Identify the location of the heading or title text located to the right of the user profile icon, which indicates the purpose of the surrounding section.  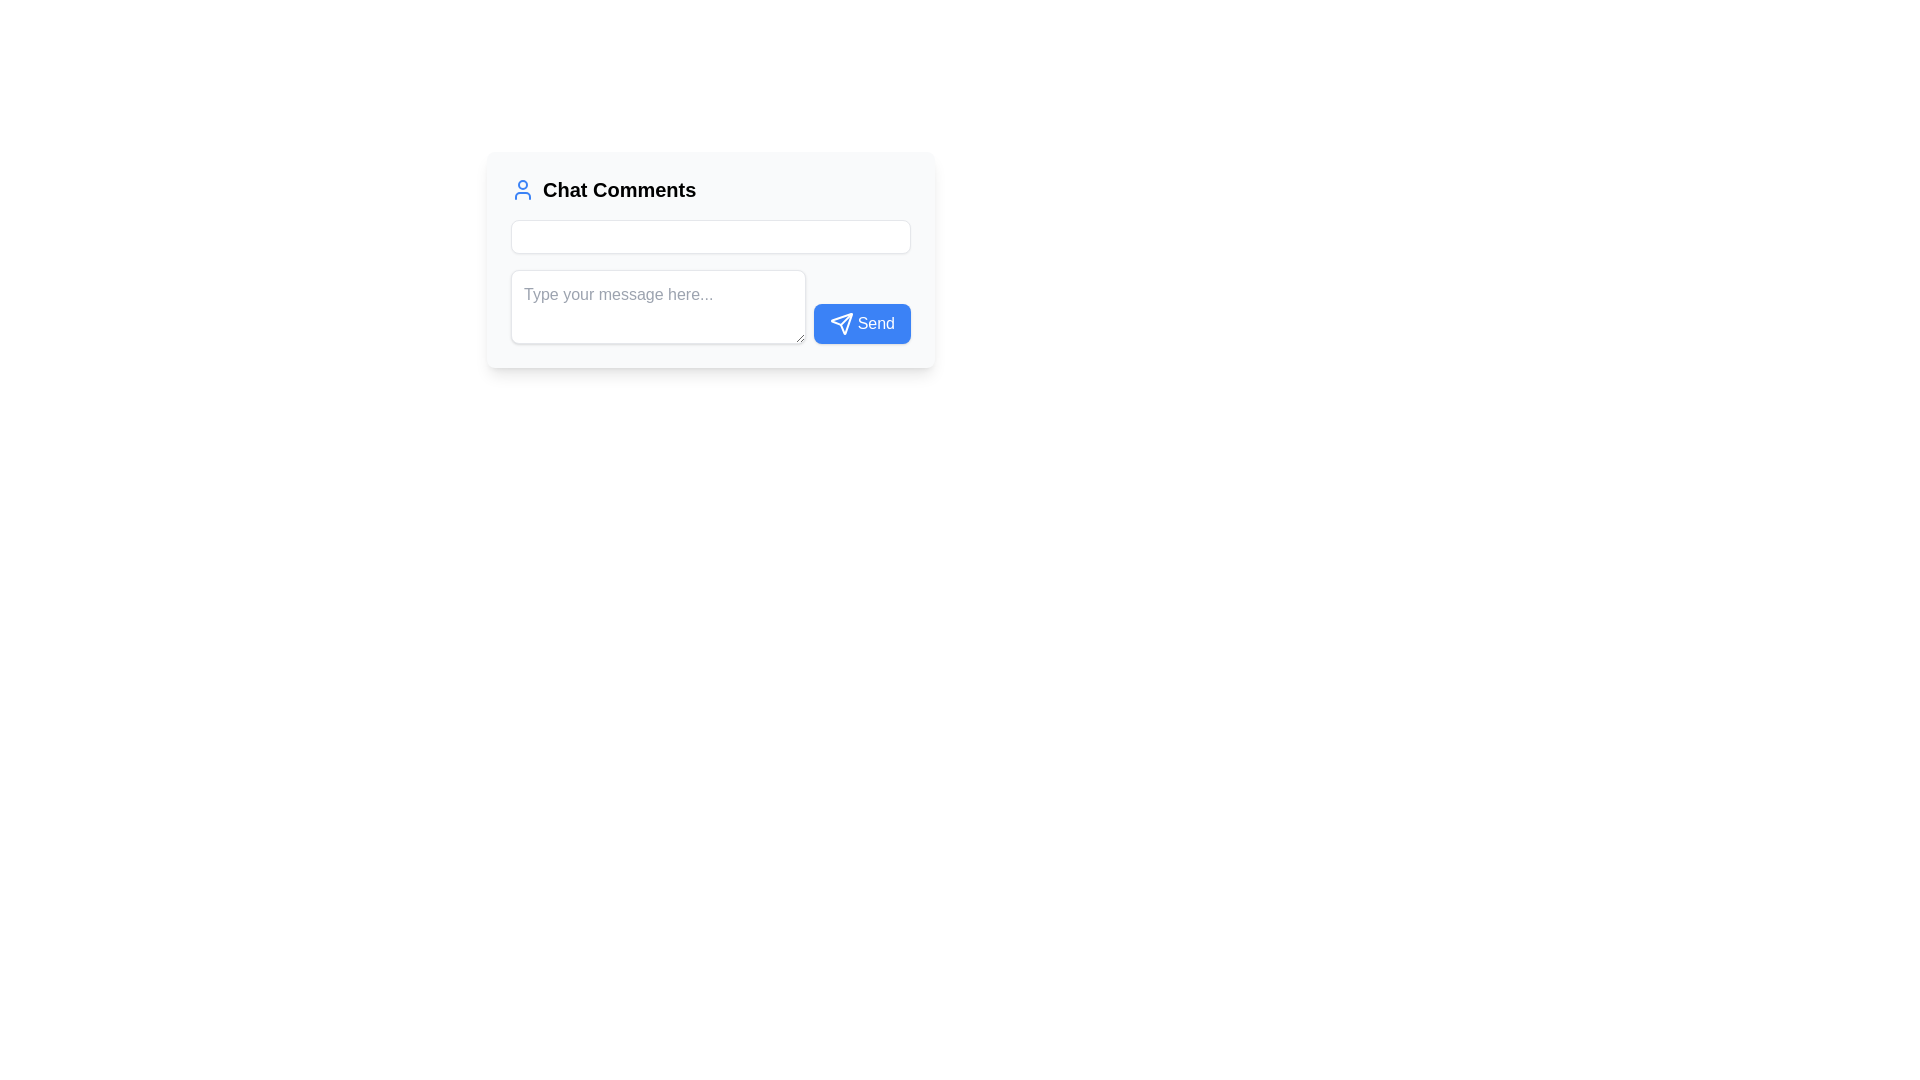
(618, 189).